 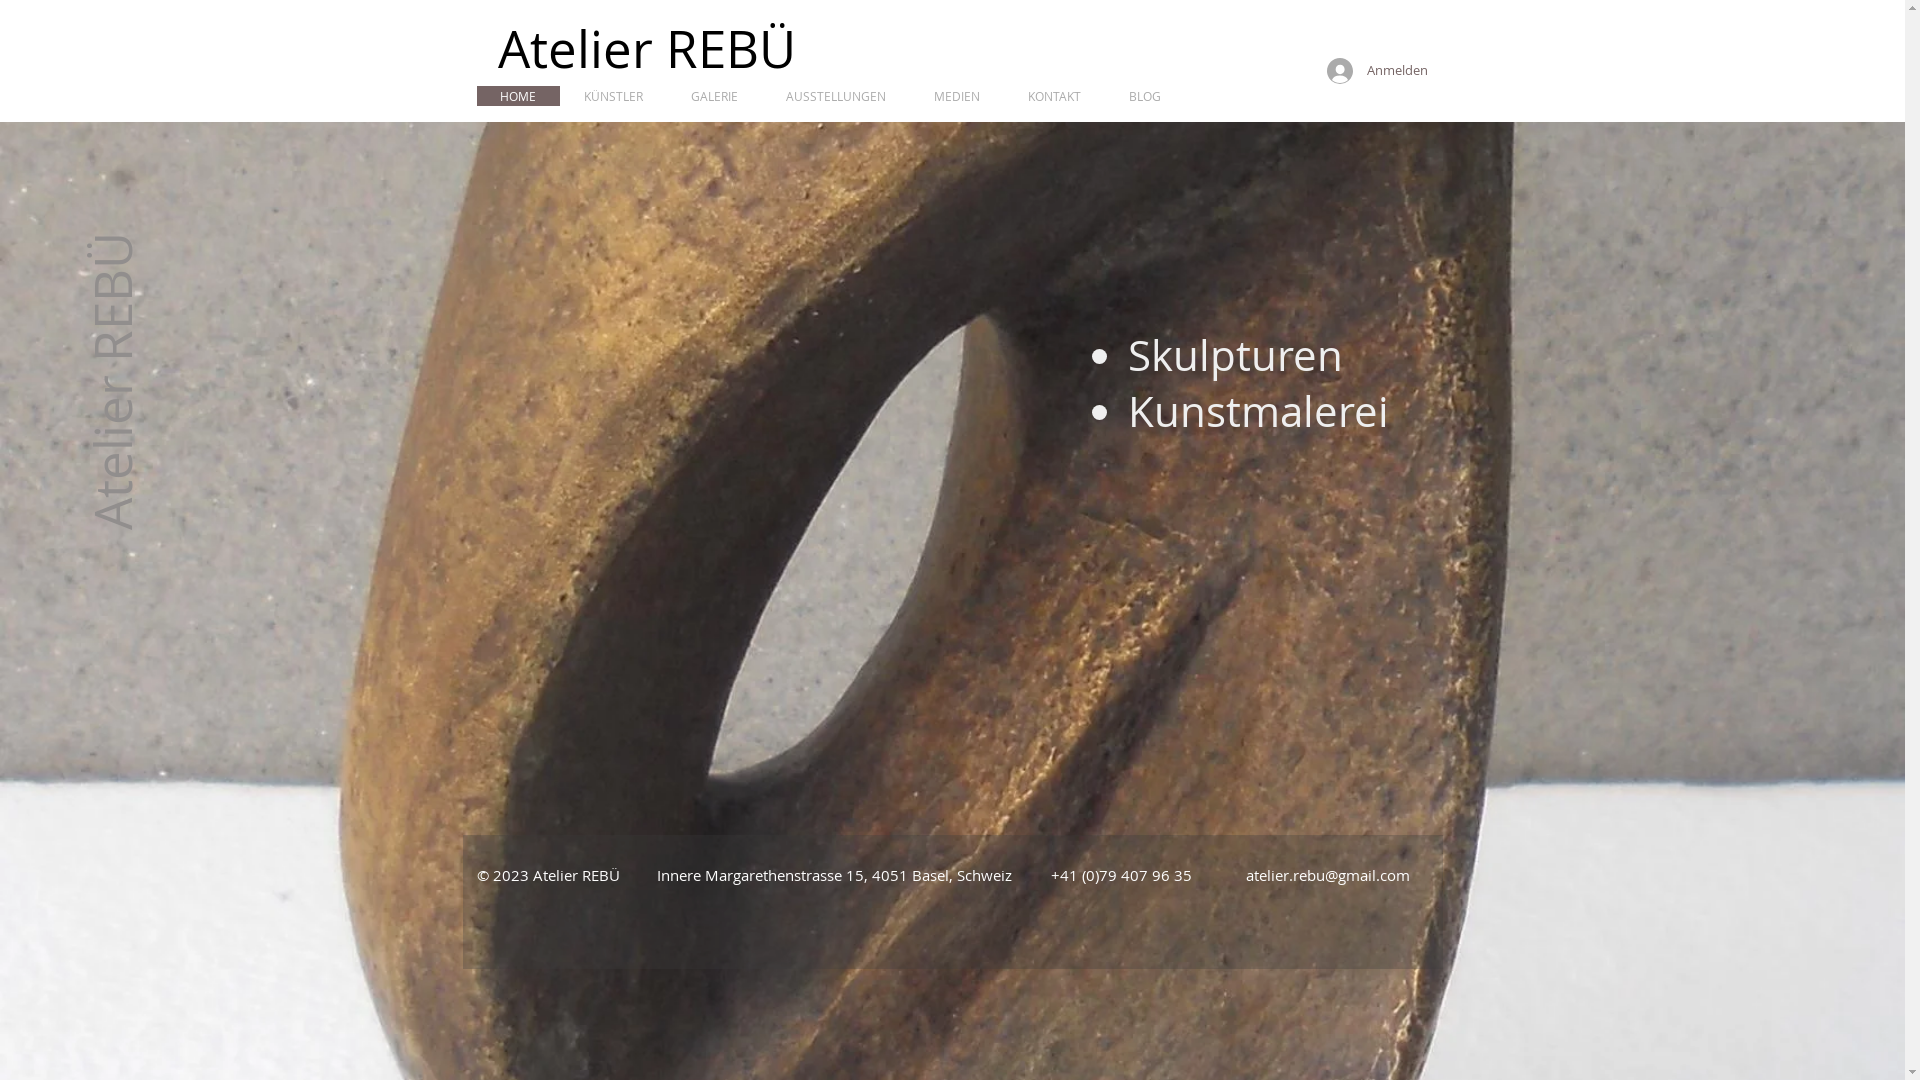 I want to click on 'GALERIE', so click(x=713, y=96).